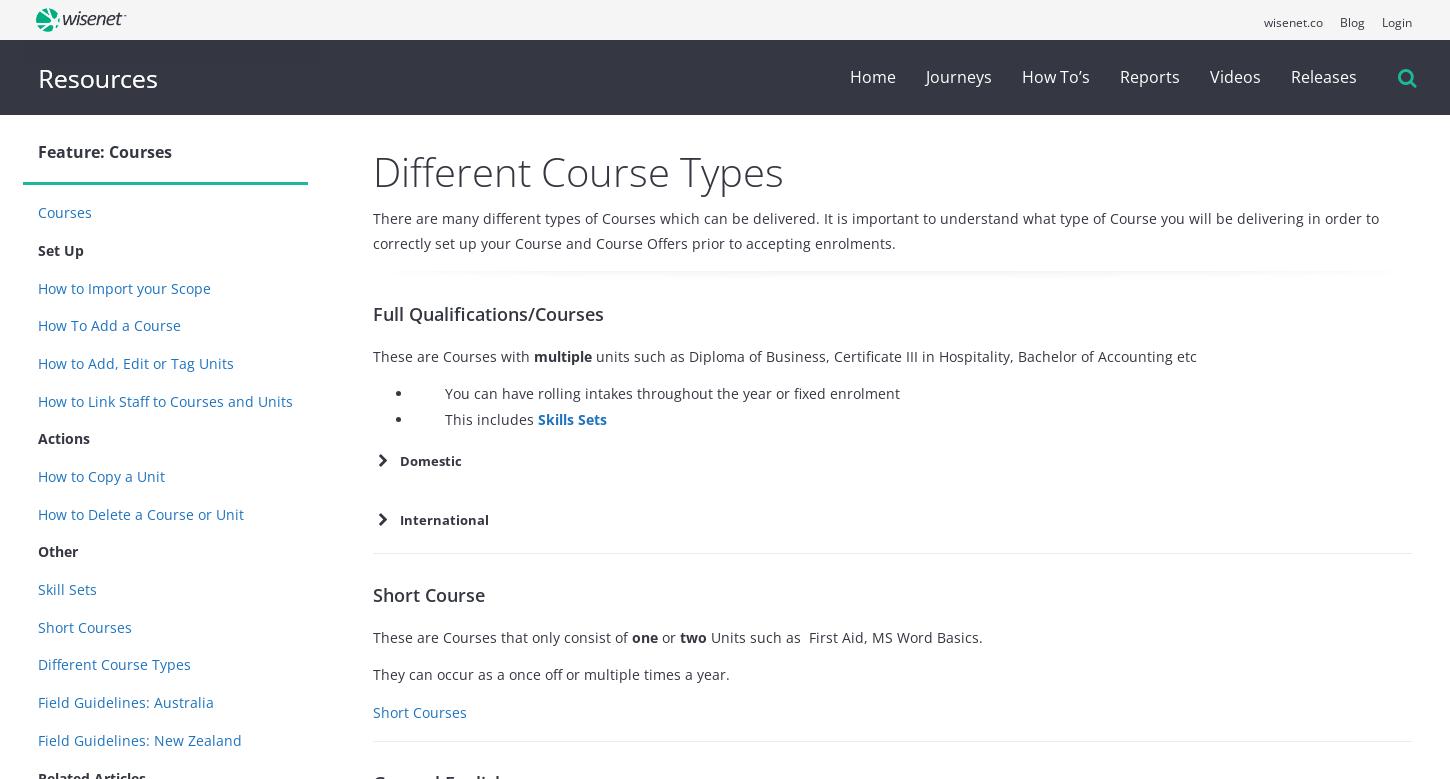 The height and width of the screenshot is (779, 1450). I want to click on 'Different Course Types', so click(578, 171).